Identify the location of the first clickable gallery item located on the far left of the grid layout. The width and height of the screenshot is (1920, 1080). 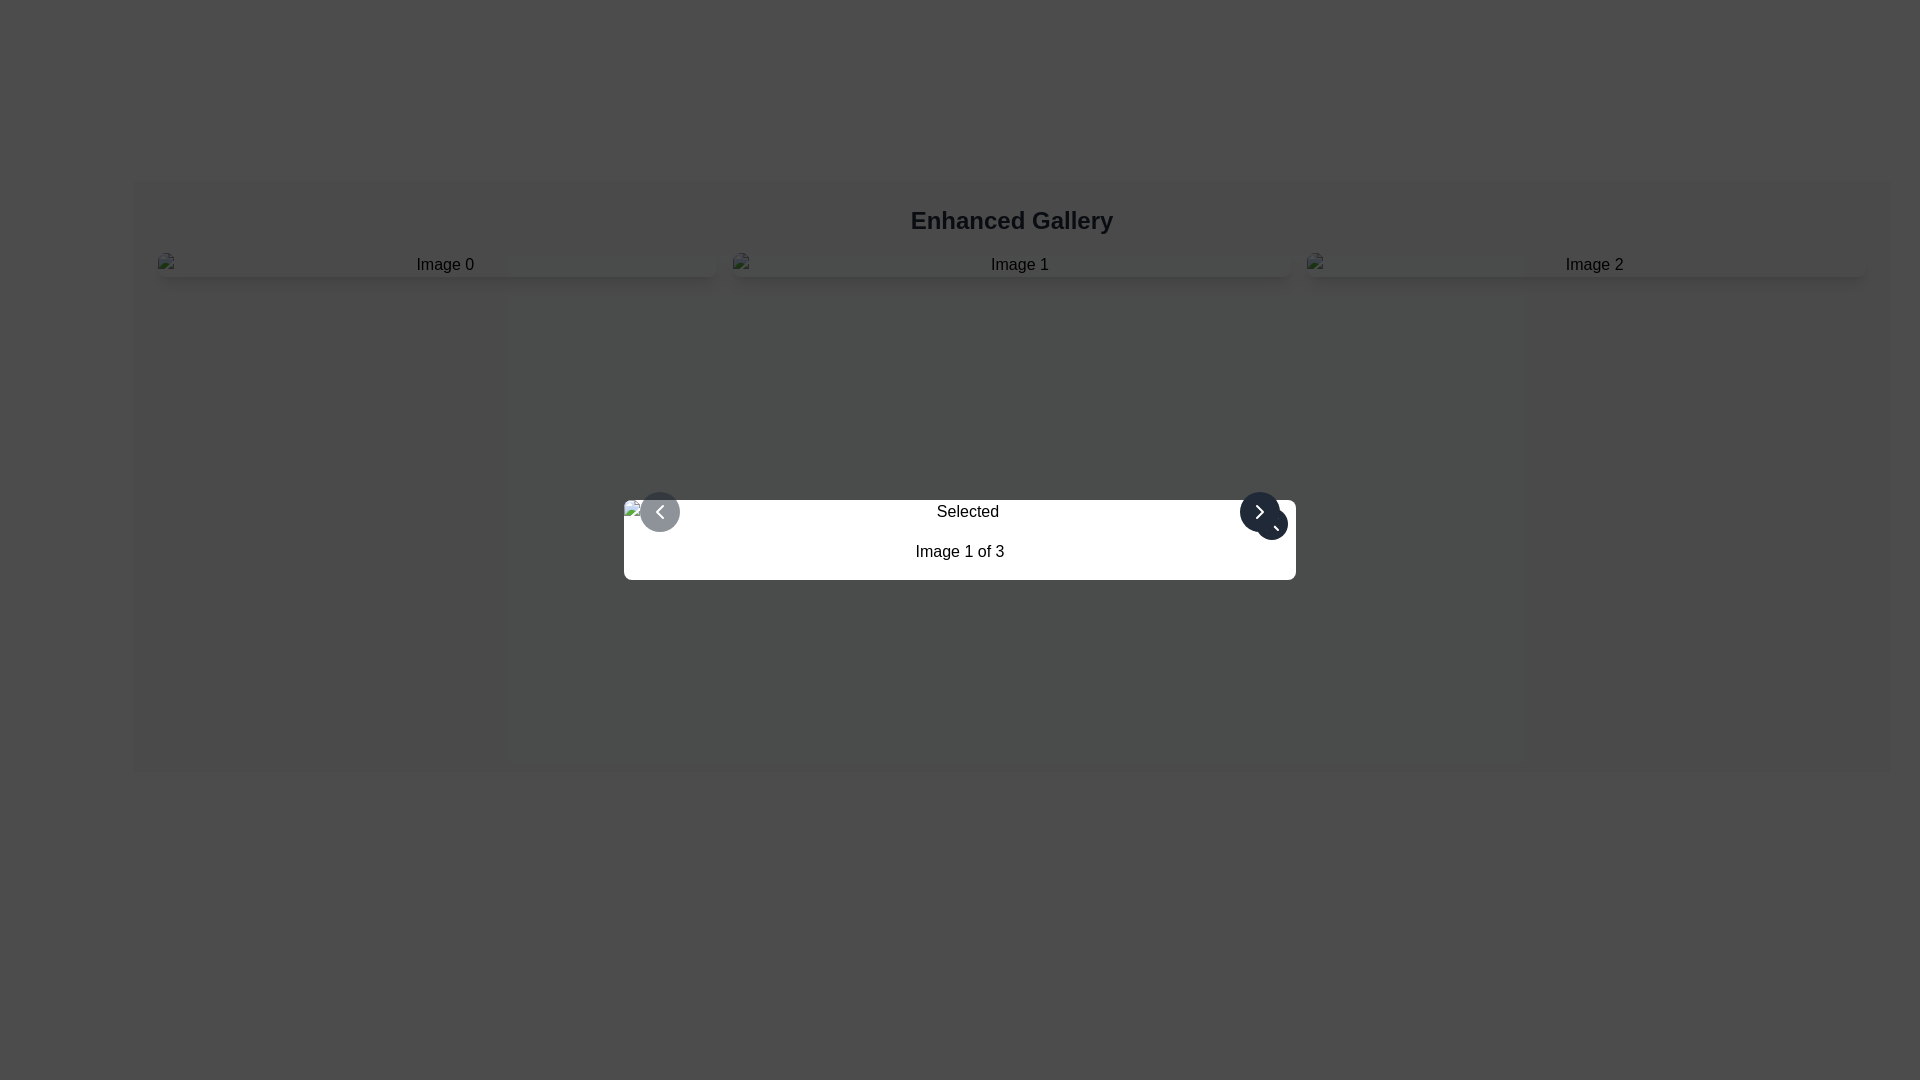
(436, 264).